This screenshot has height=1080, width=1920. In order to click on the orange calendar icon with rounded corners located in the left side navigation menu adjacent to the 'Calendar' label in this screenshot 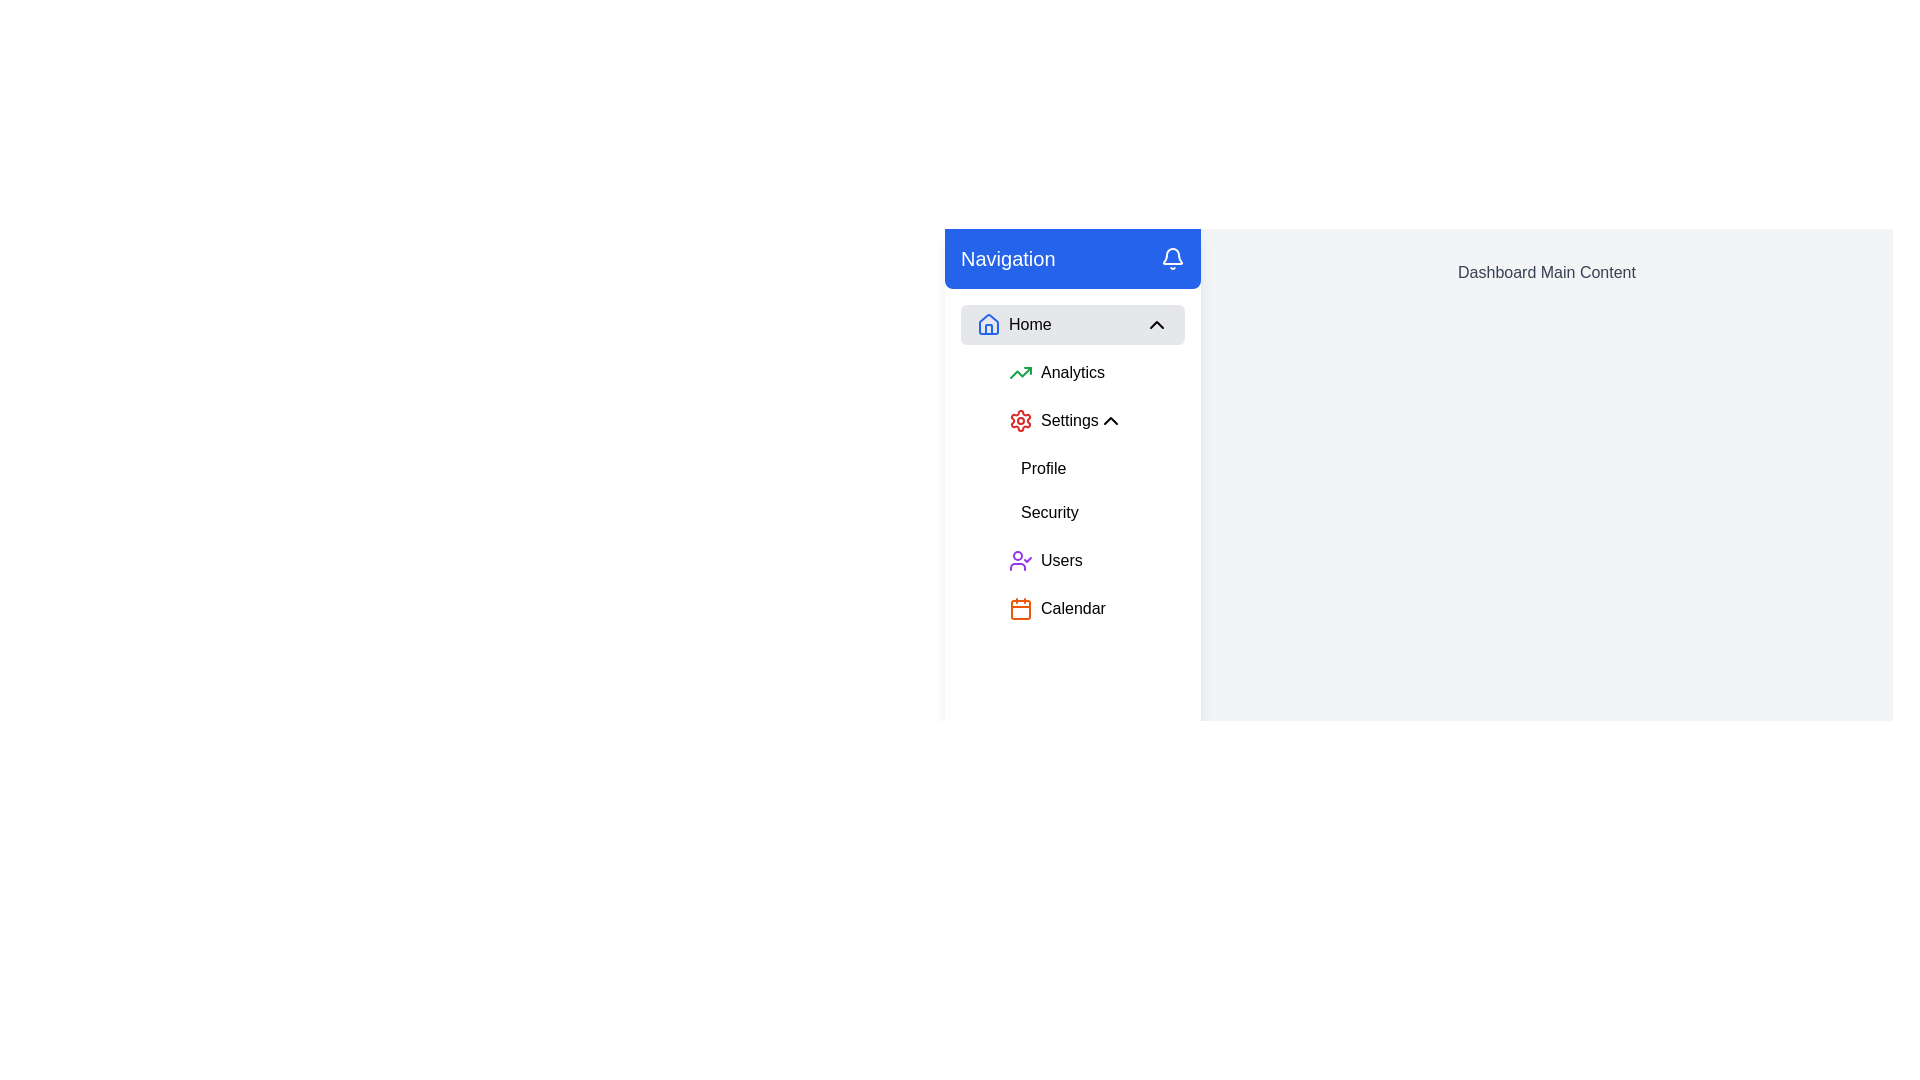, I will do `click(1021, 608)`.